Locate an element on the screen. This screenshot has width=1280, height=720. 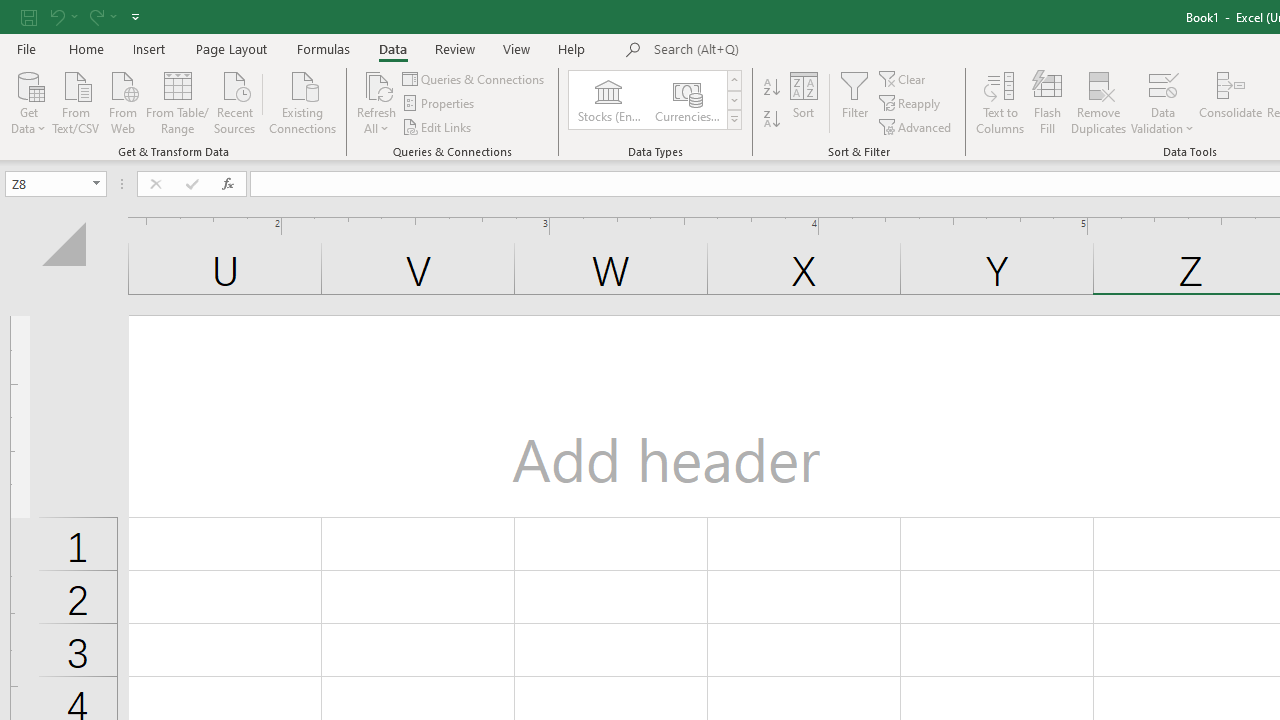
'From Table/Range' is located at coordinates (177, 101).